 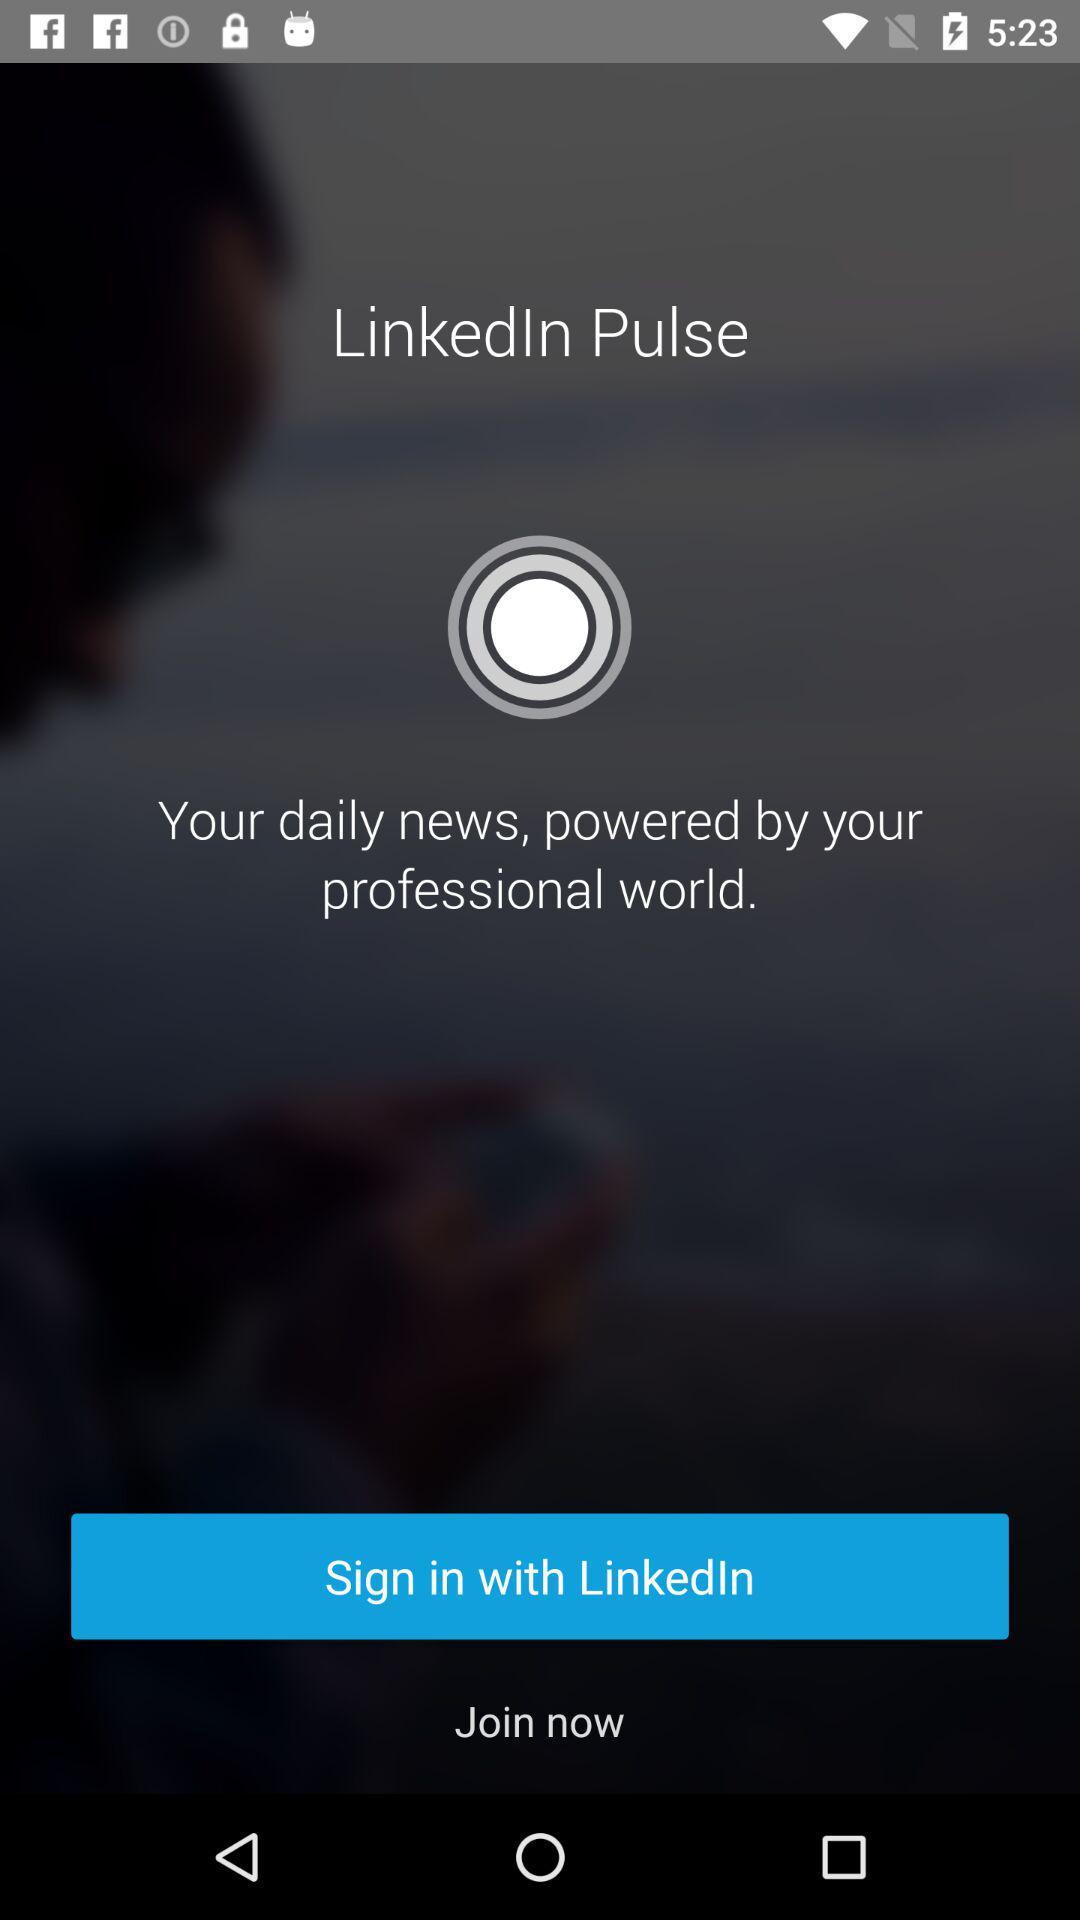 I want to click on sign in with item, so click(x=540, y=1575).